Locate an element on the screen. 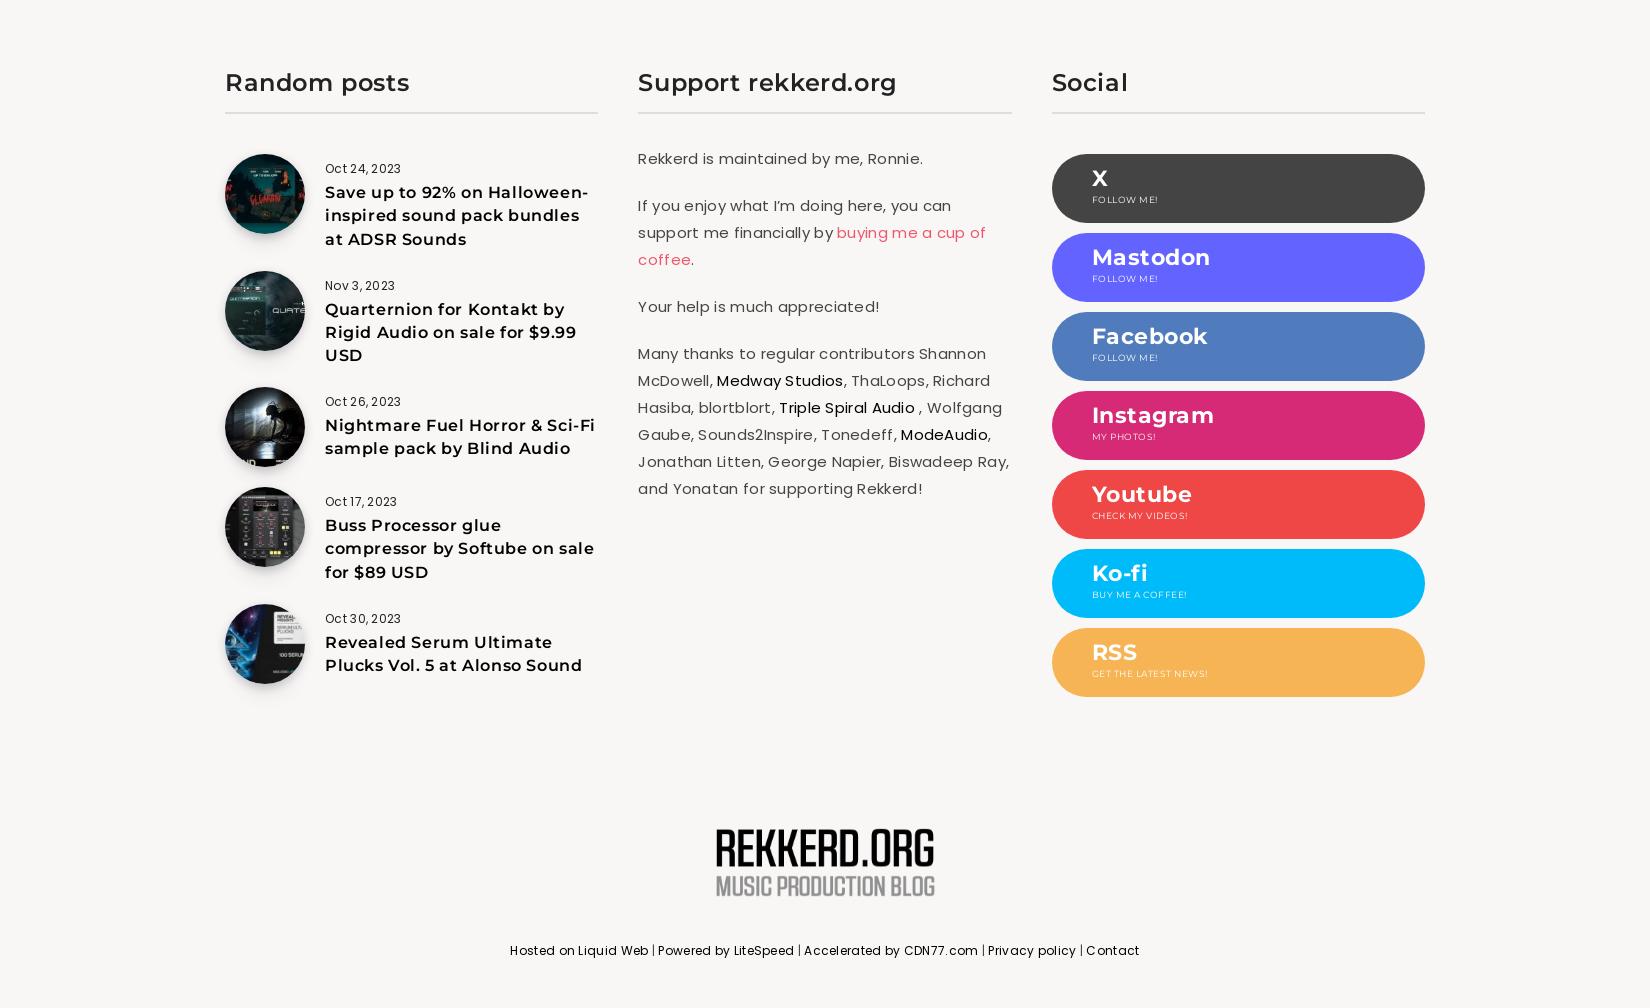  'If you enjoy what I’m doing here, you can support me financially by' is located at coordinates (793, 219).